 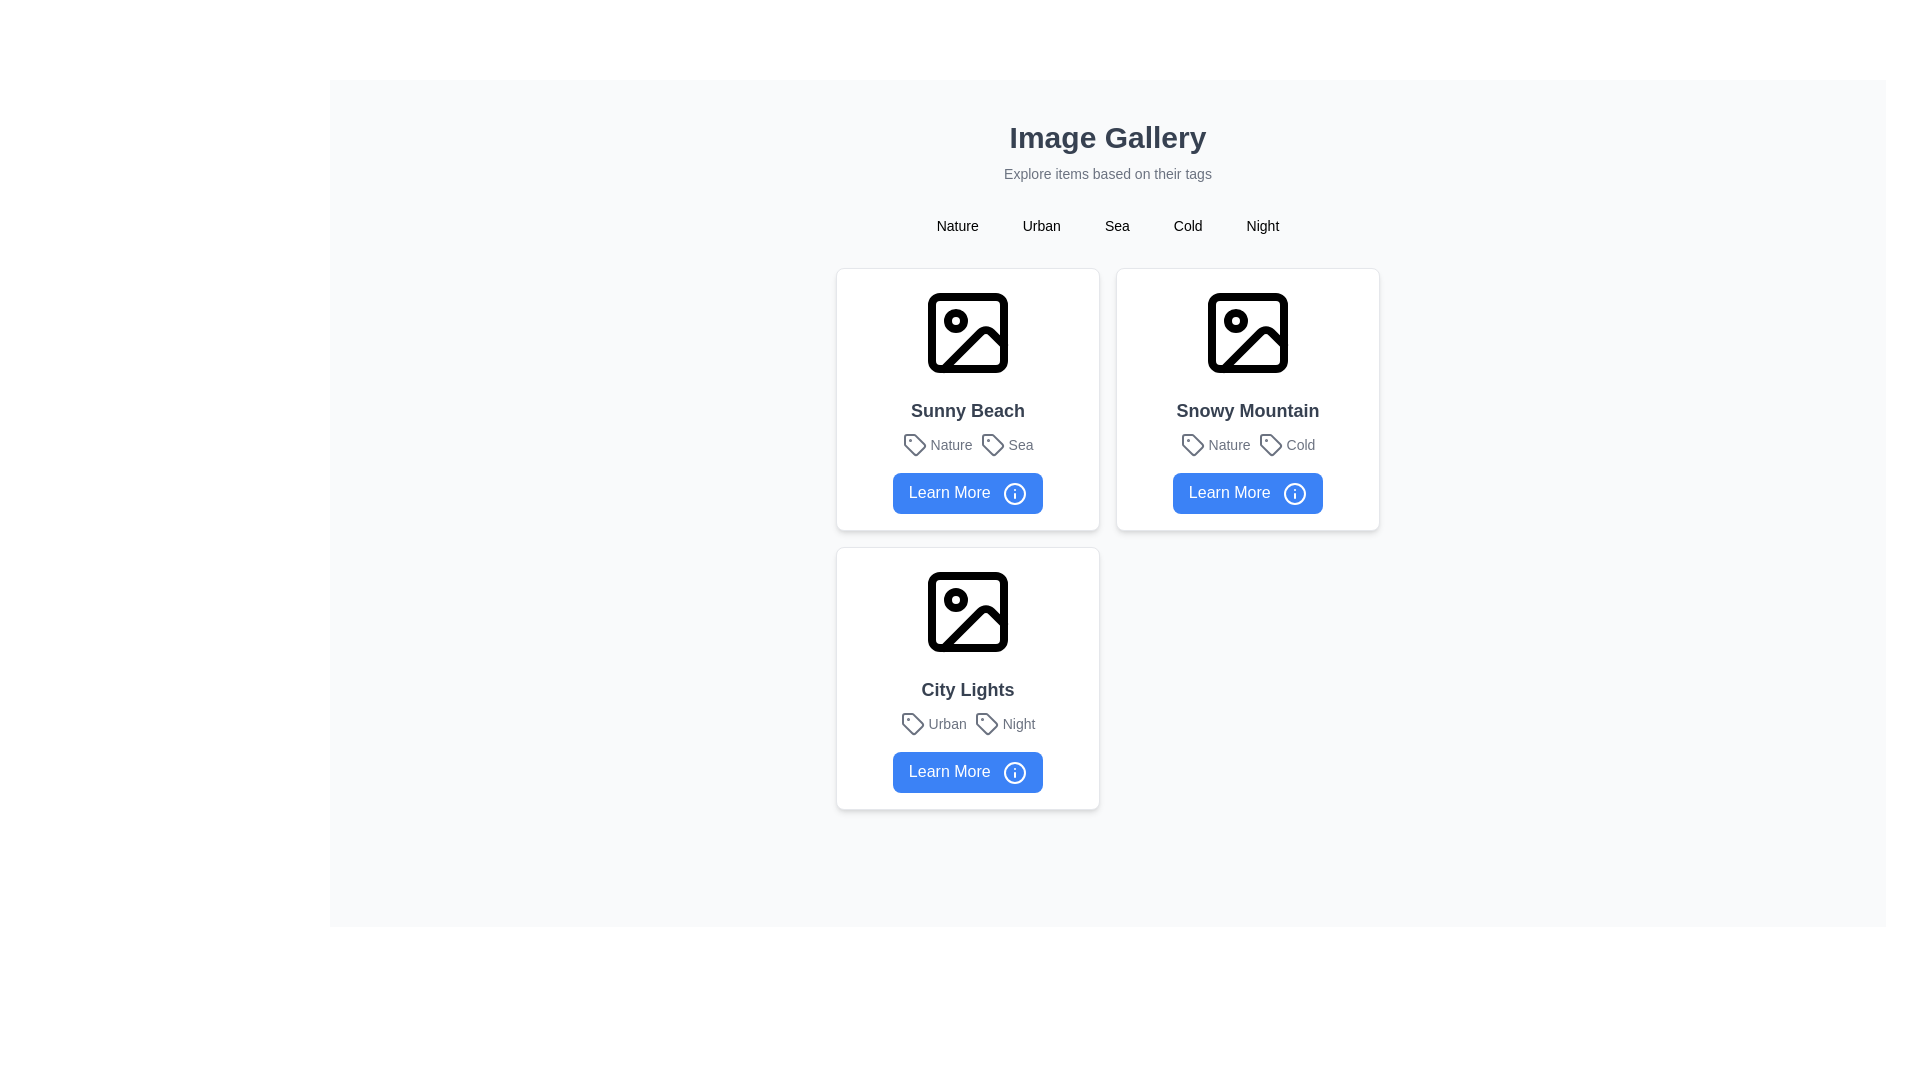 I want to click on the tag icon resembling a tag, outlined in black, located beside the text label 'Sea' within the 'Sunny Beach' card, so click(x=992, y=443).